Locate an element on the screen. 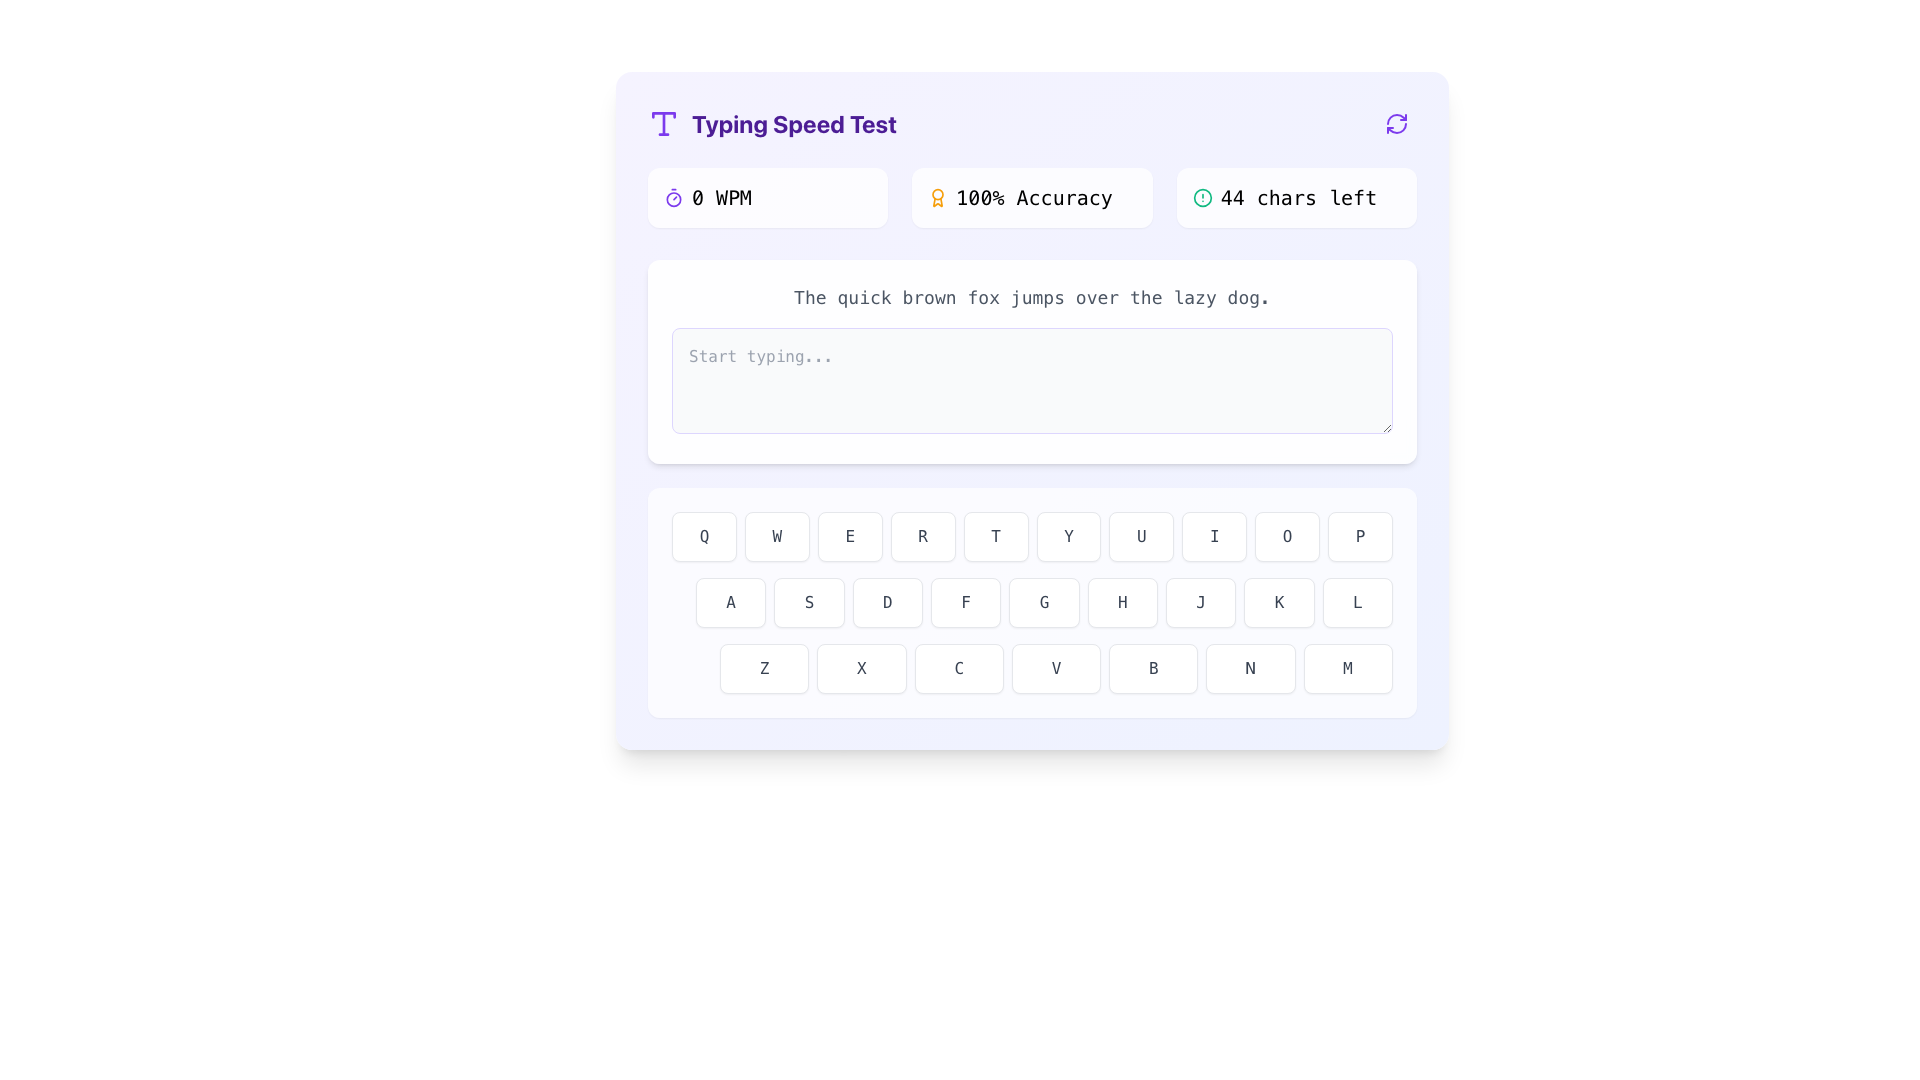 This screenshot has width=1920, height=1080. the individual buttons in the A row of the virtual keyboard layout to input respective characters from 'A' to 'L' is located at coordinates (1043, 601).